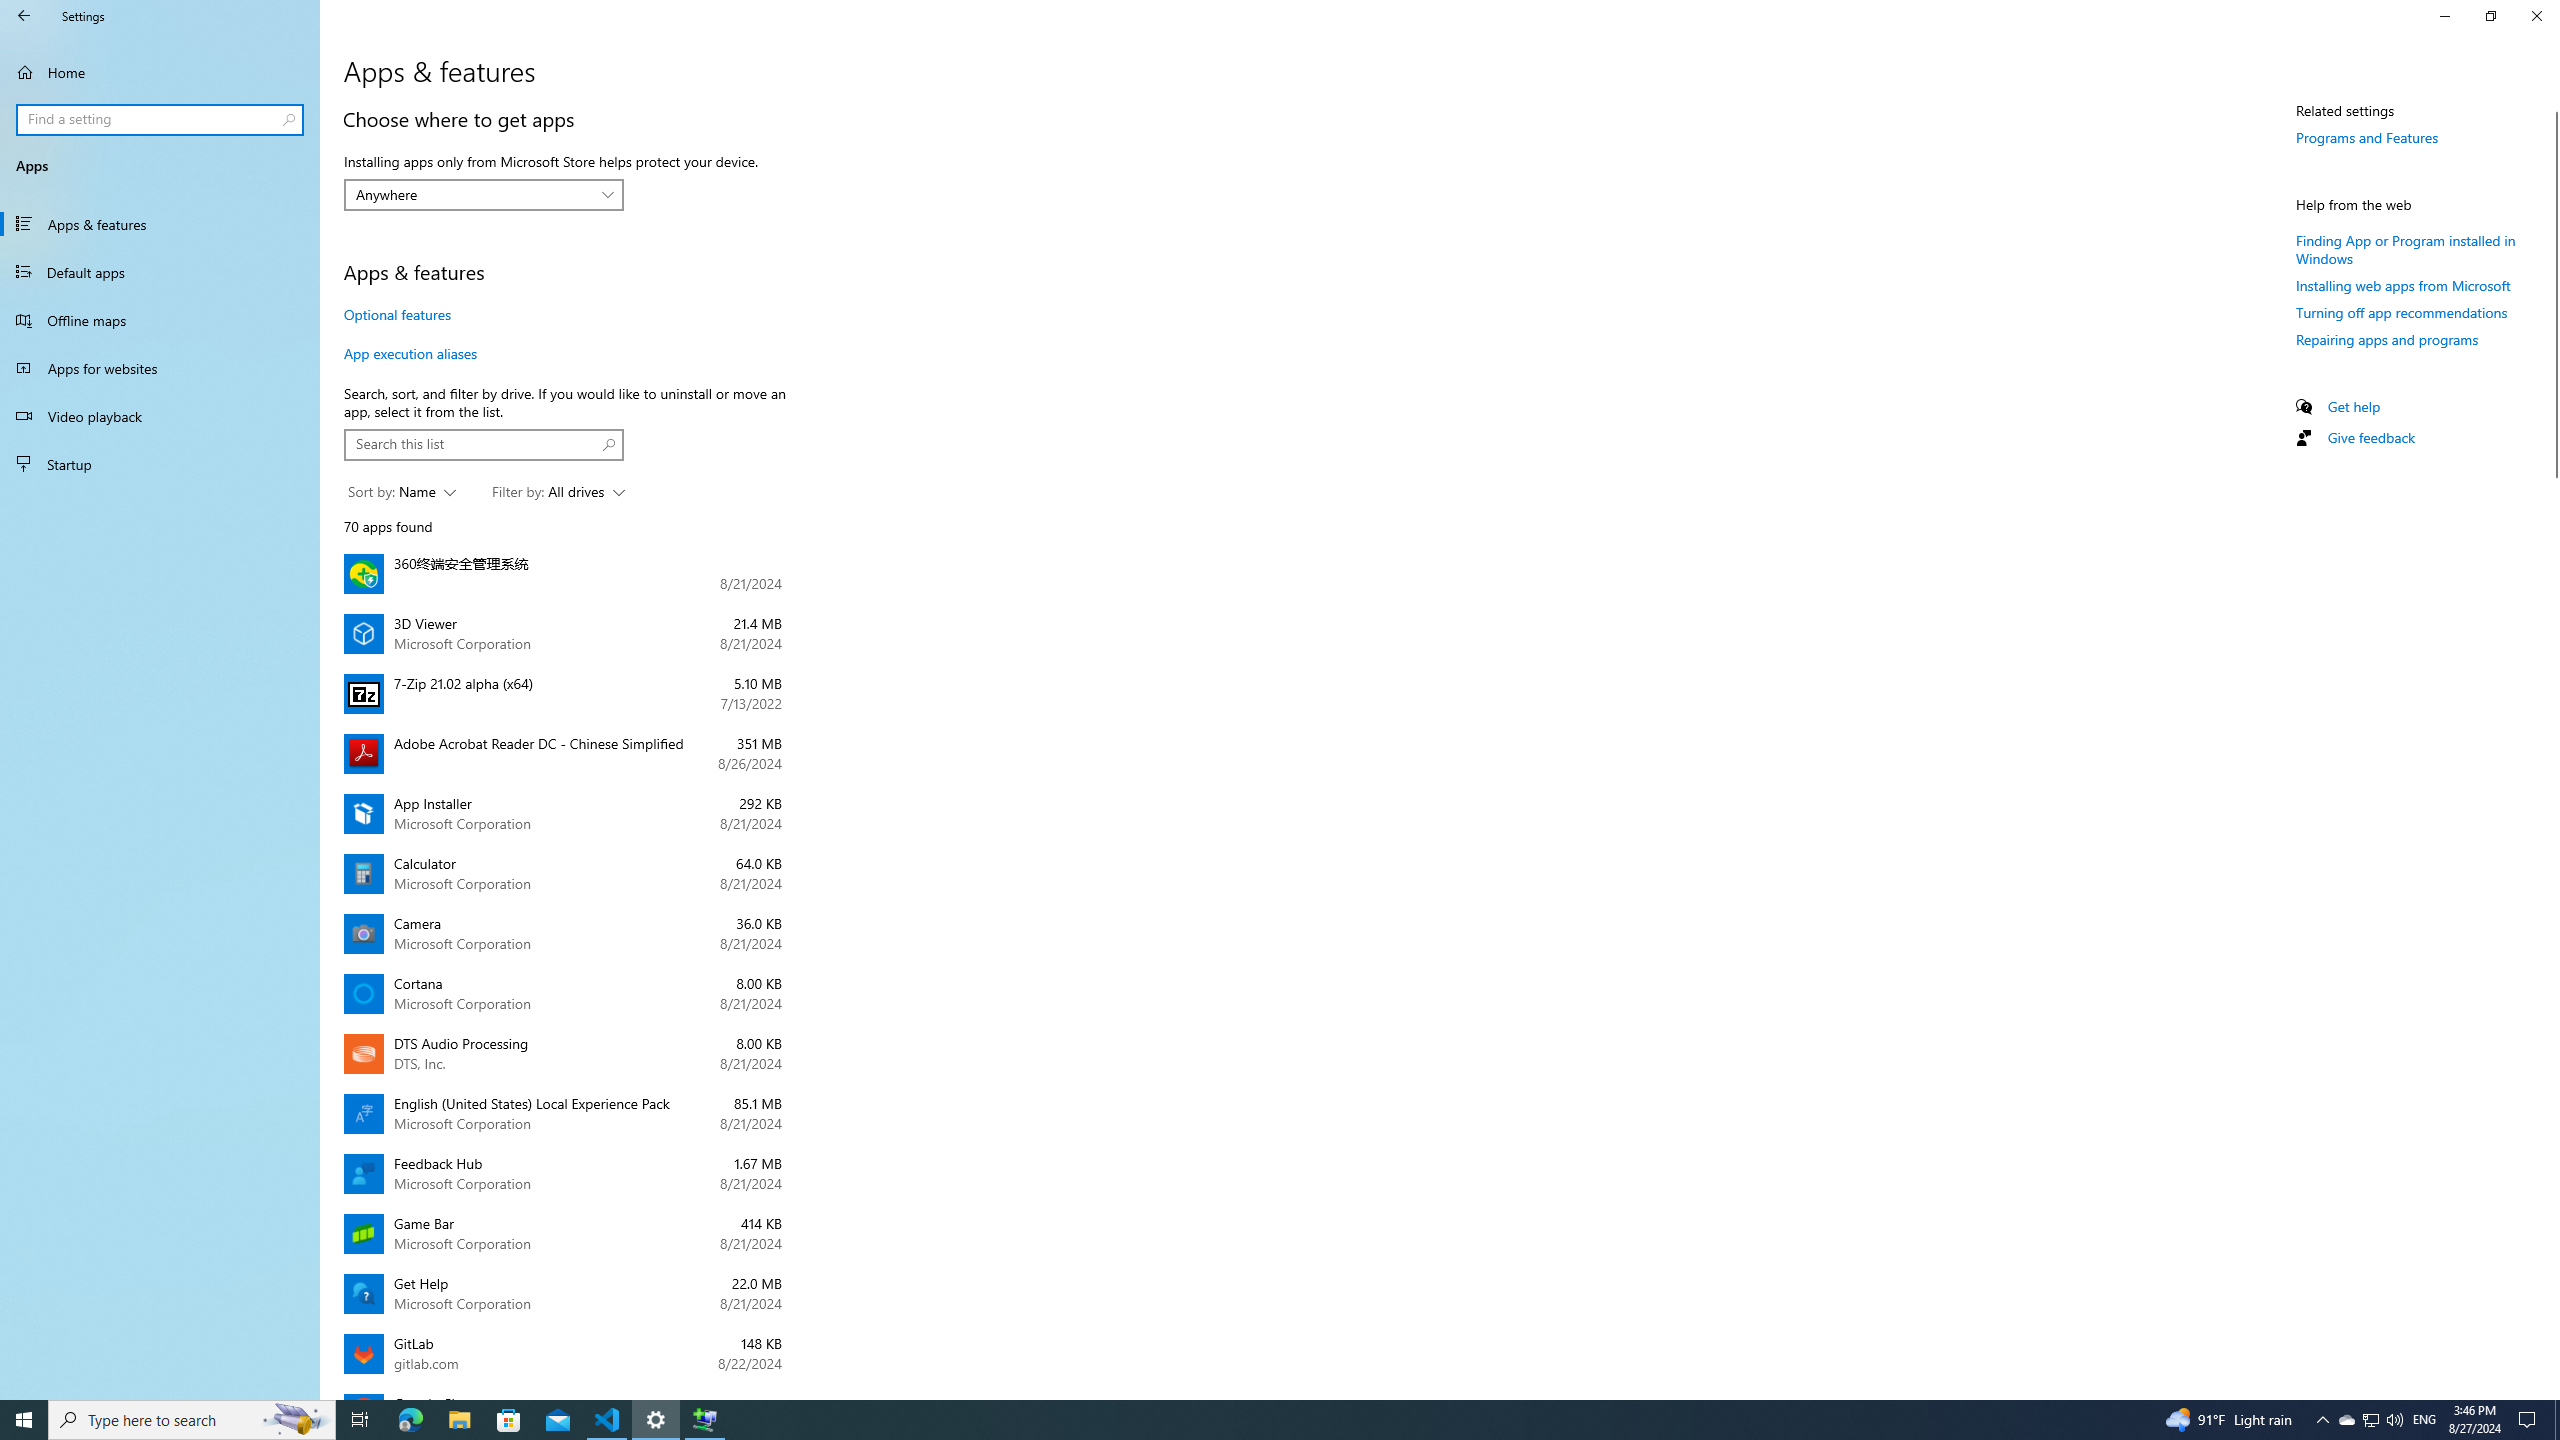 The width and height of the screenshot is (2560, 1440). I want to click on 'Visual Studio Code - 1 running window', so click(607, 1418).